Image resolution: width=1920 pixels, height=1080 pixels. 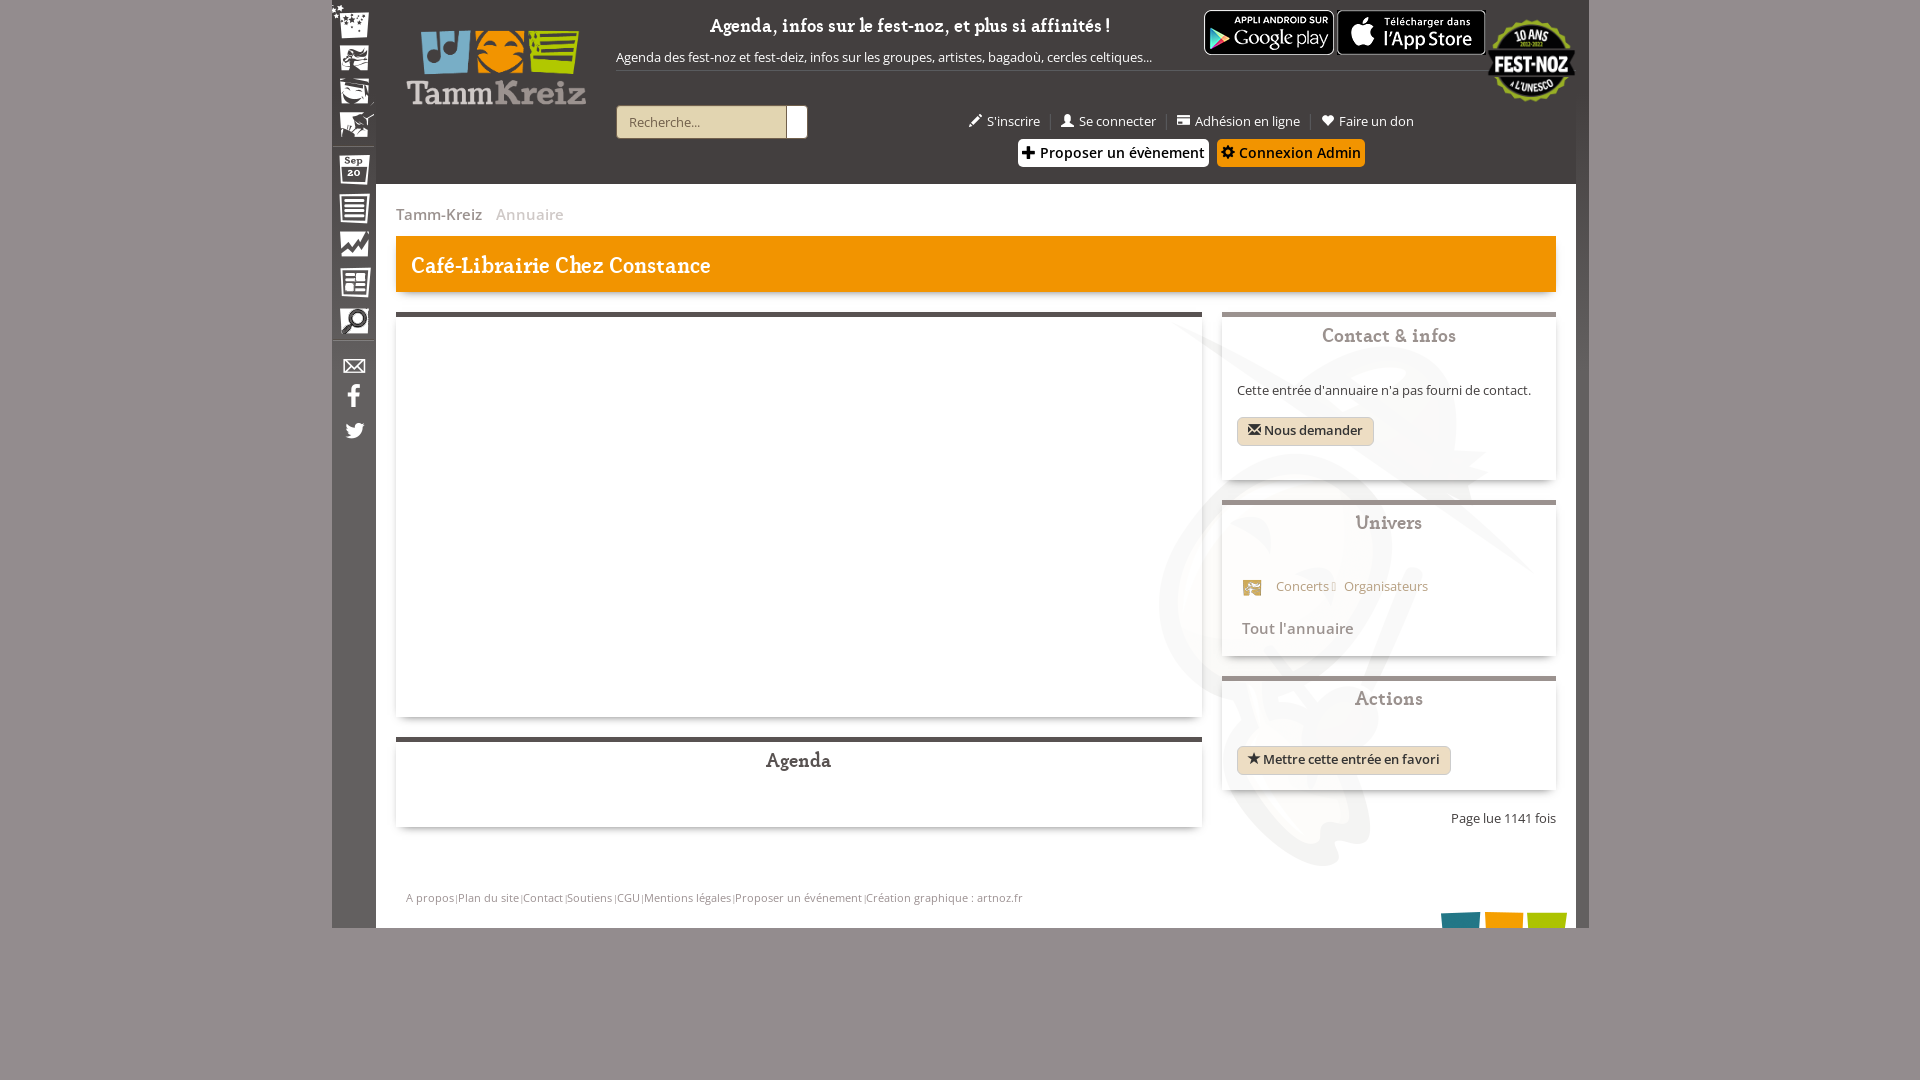 What do you see at coordinates (1291, 152) in the screenshot?
I see `'Connexion Admin'` at bounding box center [1291, 152].